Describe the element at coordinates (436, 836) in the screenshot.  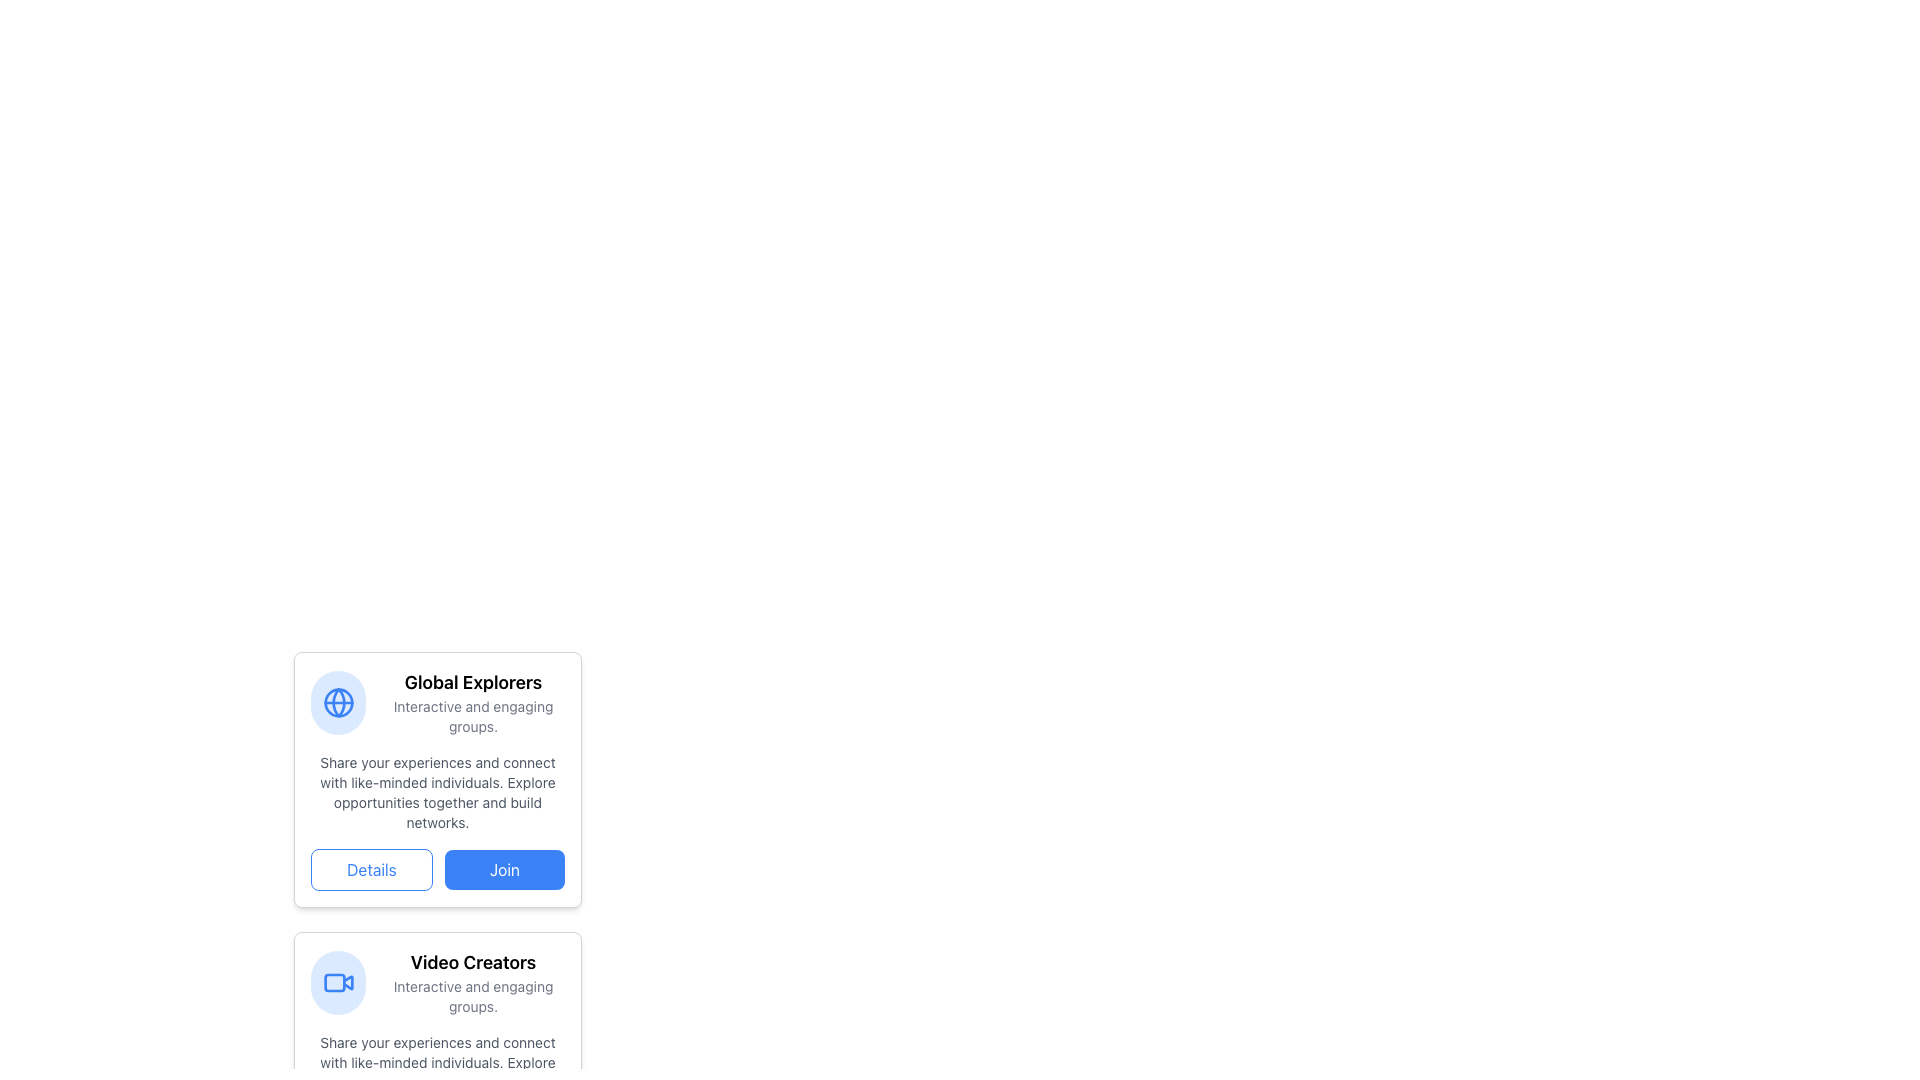
I see `the 'Join' button on the 'Global Explorers' interactive card, which is the first card in the list and contains a solid blue button labeled 'Join'` at that location.